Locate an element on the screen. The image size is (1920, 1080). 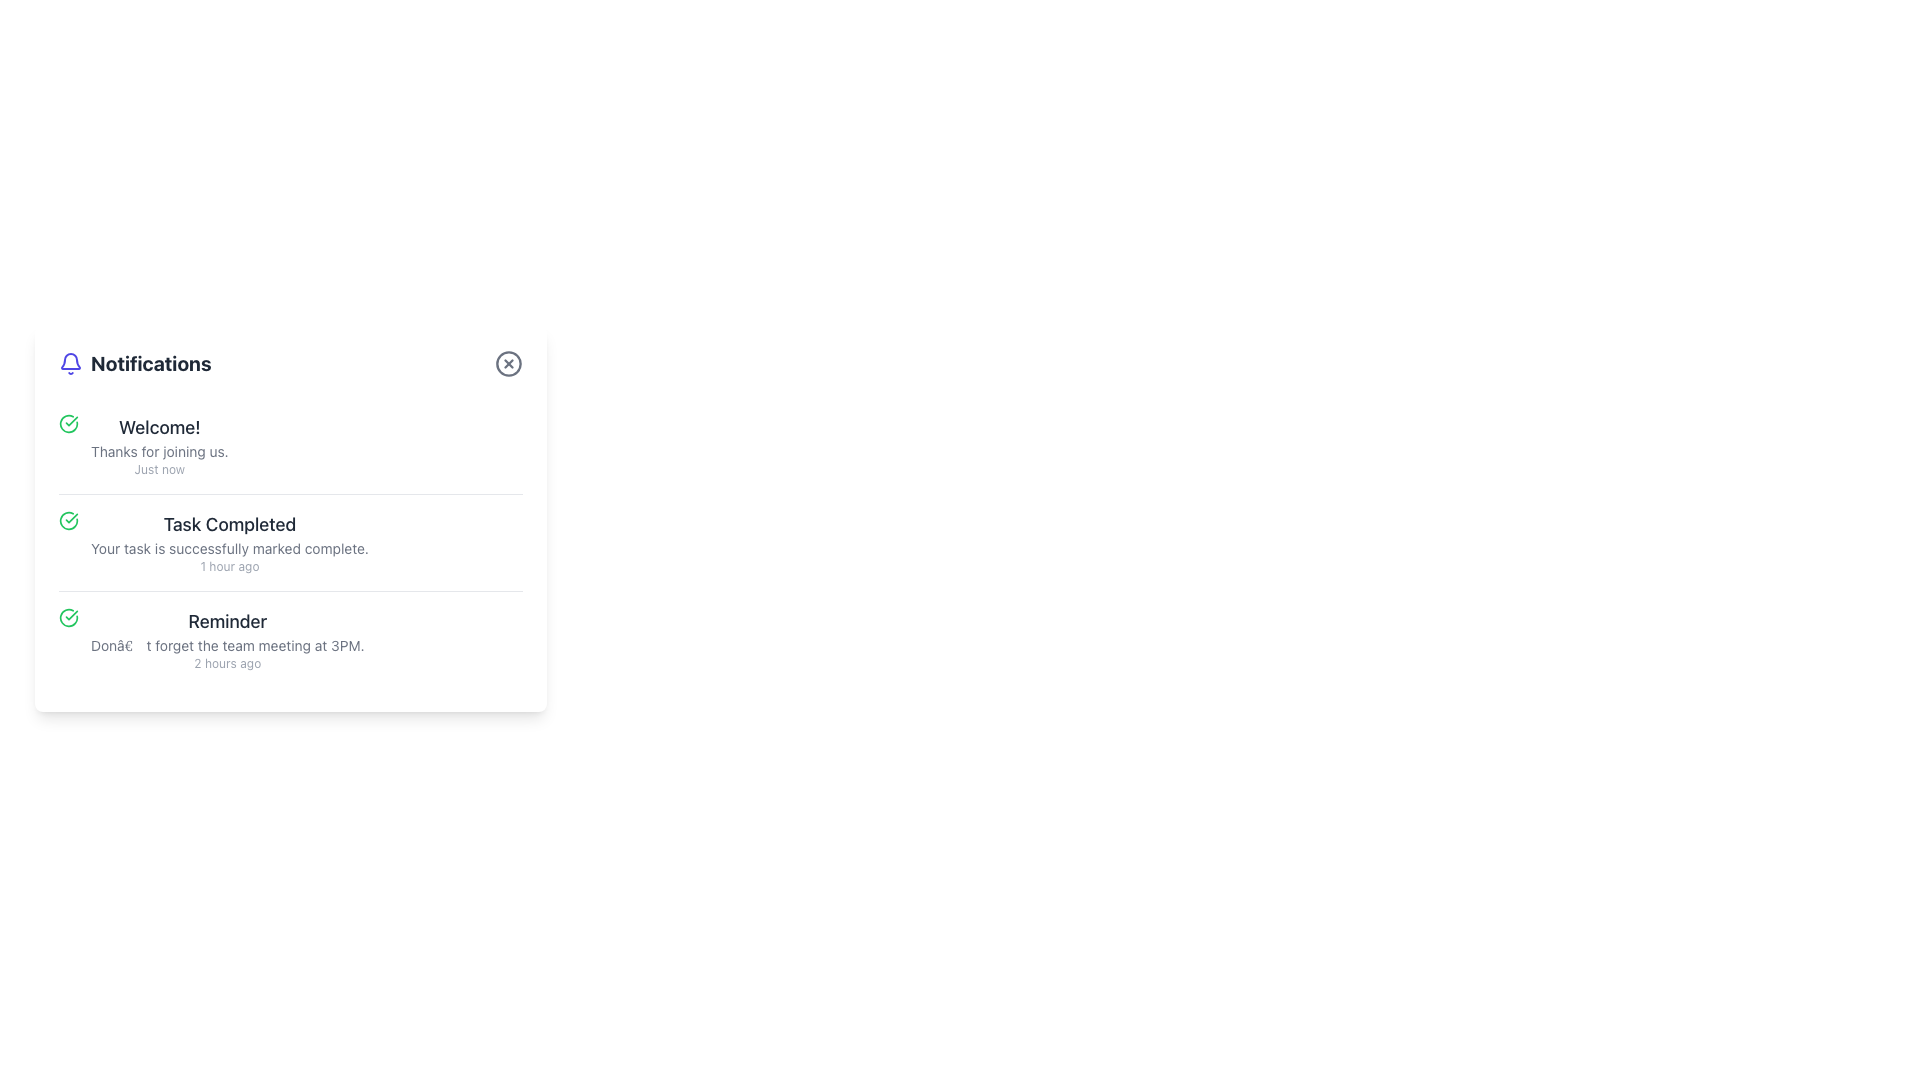
message and timestamp from the notification card titled 'Reminder' that contains the message 'Don’t forget the team meeting at 3PM.' and the timestamp '2 hours ago' is located at coordinates (290, 639).